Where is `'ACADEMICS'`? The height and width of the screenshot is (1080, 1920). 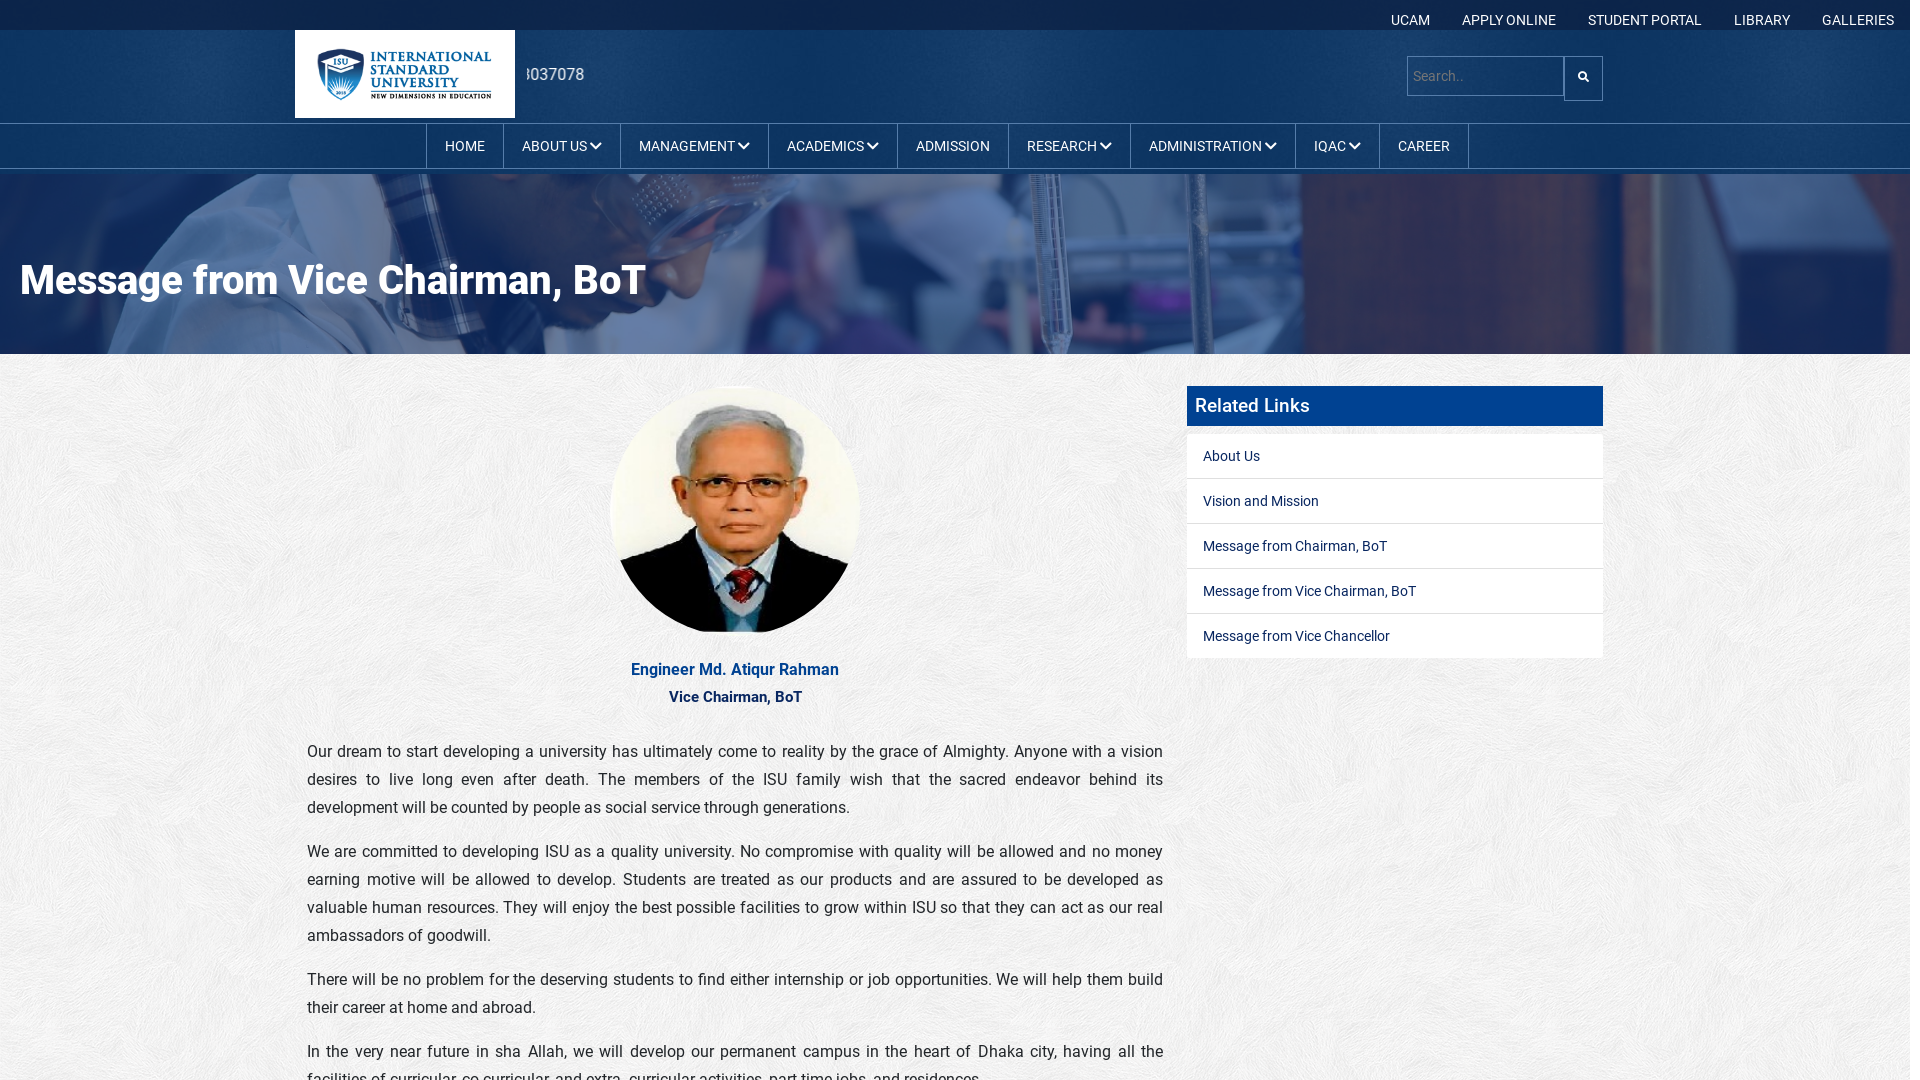
'ACADEMICS' is located at coordinates (831, 145).